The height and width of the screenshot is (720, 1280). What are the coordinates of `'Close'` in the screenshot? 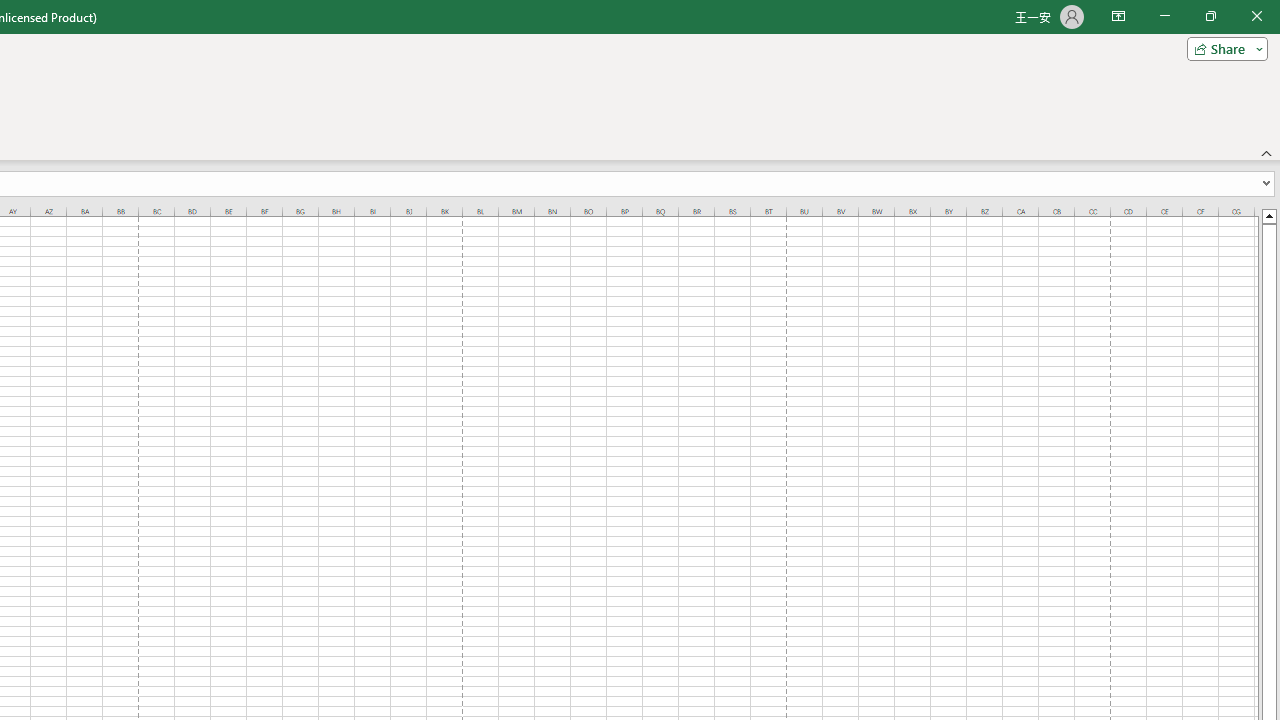 It's located at (1255, 16).